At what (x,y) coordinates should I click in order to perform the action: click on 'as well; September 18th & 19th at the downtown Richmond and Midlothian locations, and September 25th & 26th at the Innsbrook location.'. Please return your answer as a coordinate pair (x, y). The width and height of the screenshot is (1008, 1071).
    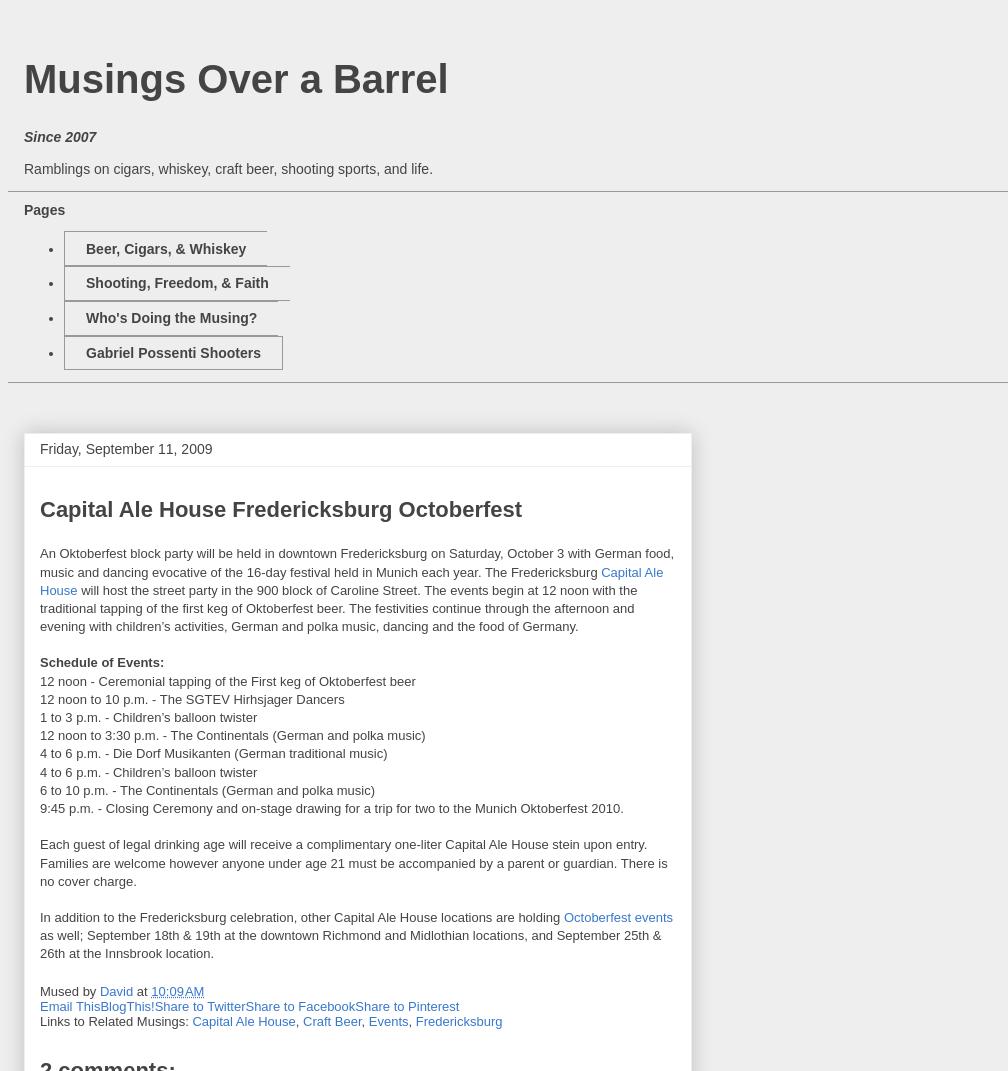
    Looking at the image, I should click on (350, 943).